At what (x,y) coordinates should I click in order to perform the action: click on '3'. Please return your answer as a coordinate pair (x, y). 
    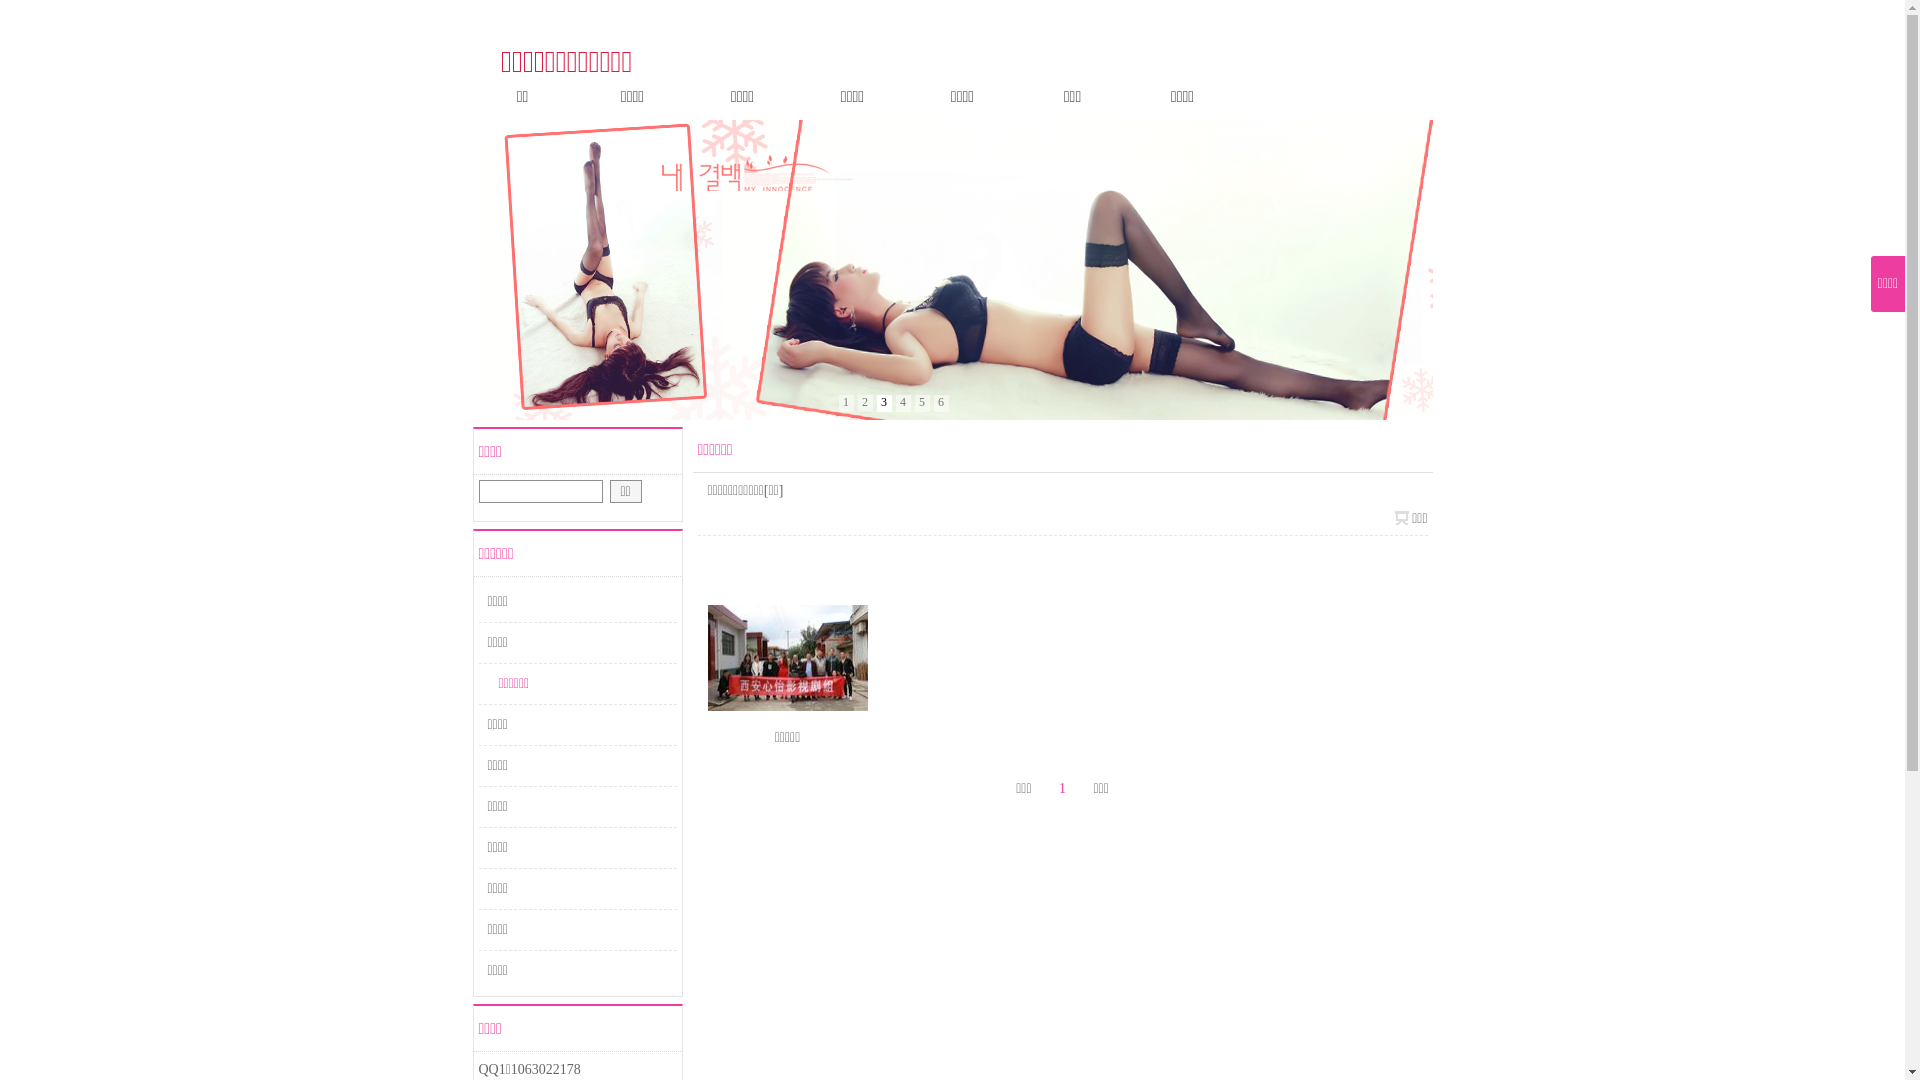
    Looking at the image, I should click on (882, 403).